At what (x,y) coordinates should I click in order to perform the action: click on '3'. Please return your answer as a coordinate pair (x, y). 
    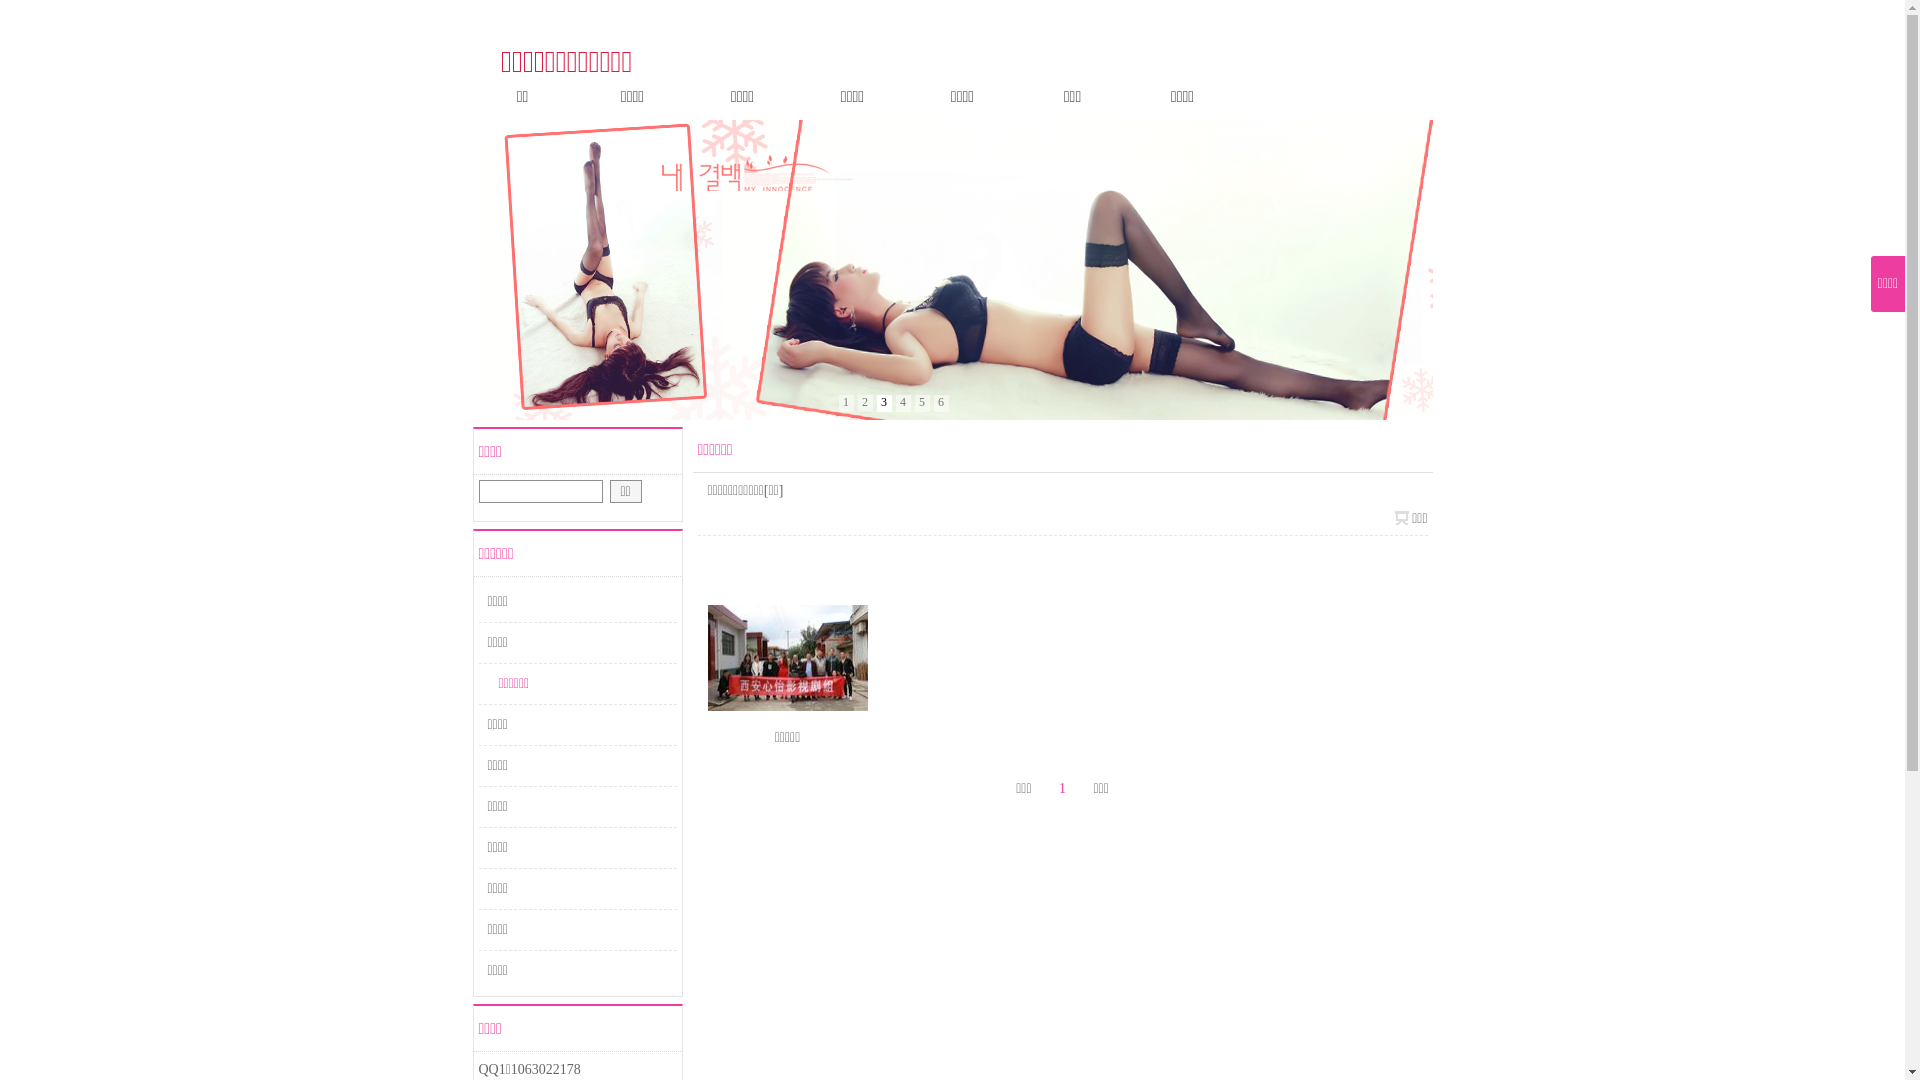
    Looking at the image, I should click on (882, 403).